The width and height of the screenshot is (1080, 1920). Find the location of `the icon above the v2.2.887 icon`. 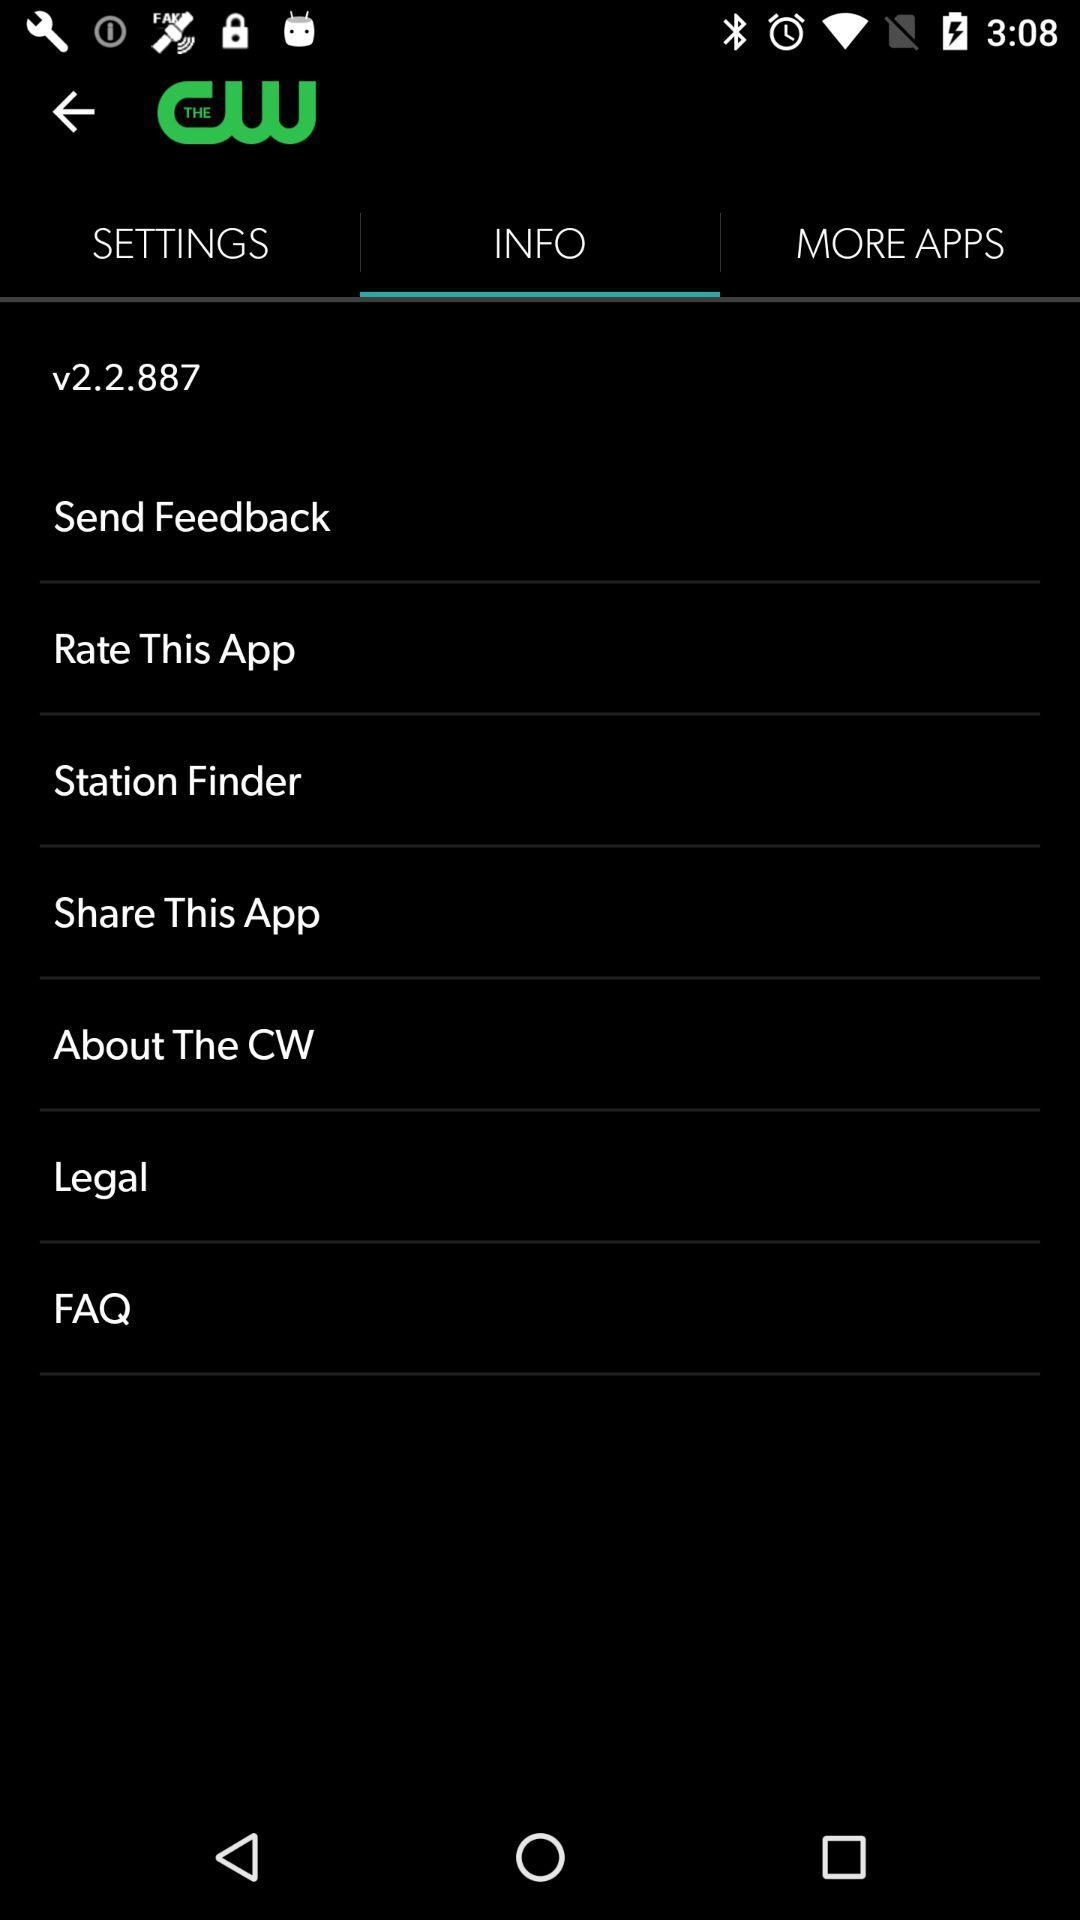

the icon above the v2.2.887 icon is located at coordinates (180, 242).